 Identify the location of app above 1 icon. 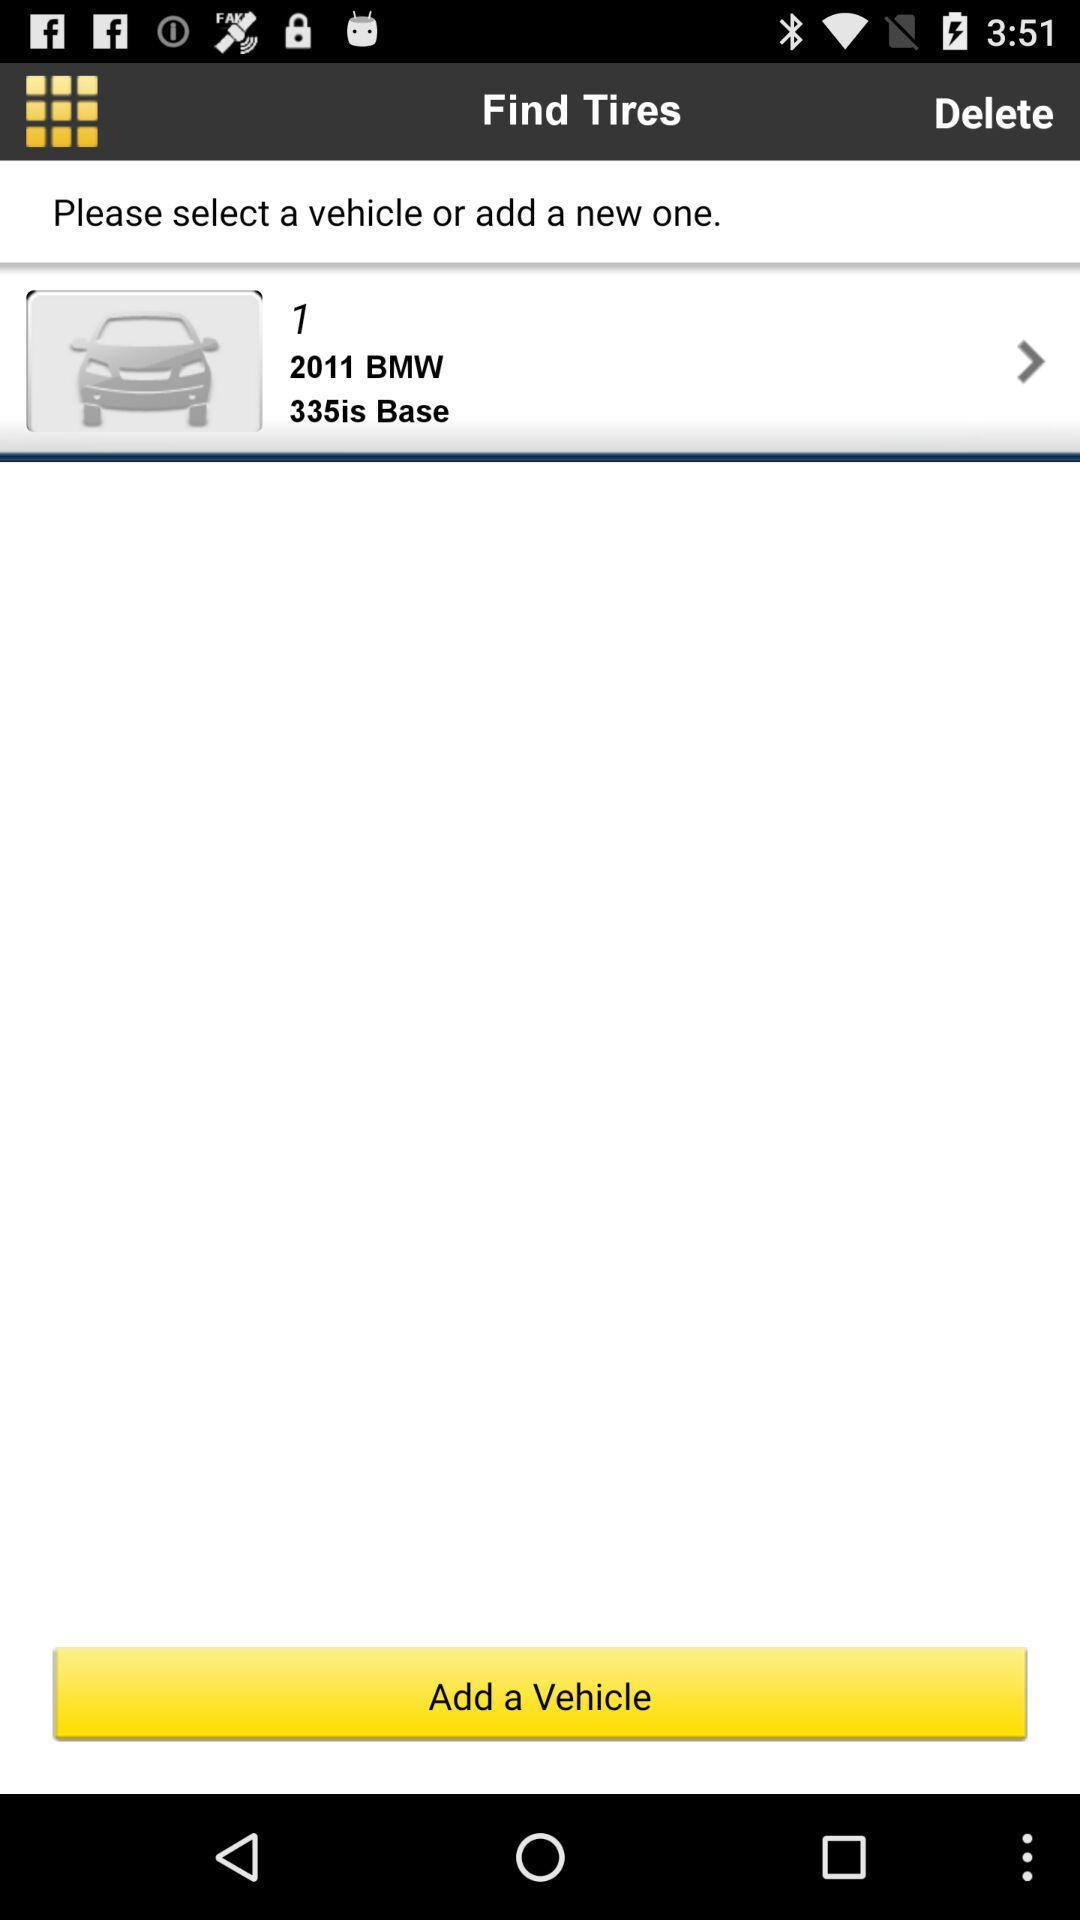
(993, 110).